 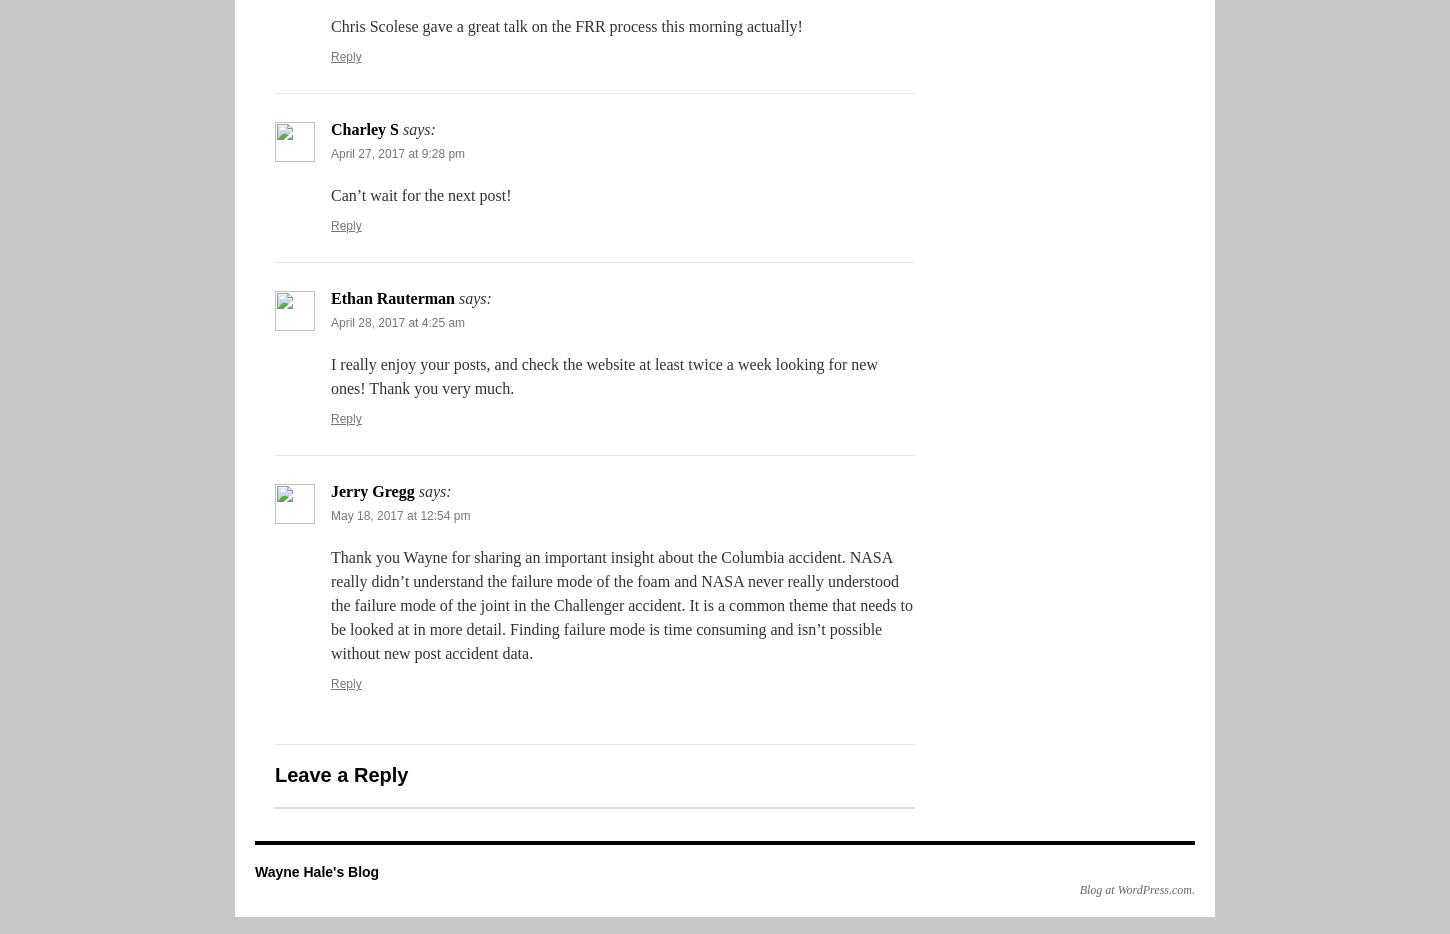 What do you see at coordinates (341, 774) in the screenshot?
I see `'Leave a Reply'` at bounding box center [341, 774].